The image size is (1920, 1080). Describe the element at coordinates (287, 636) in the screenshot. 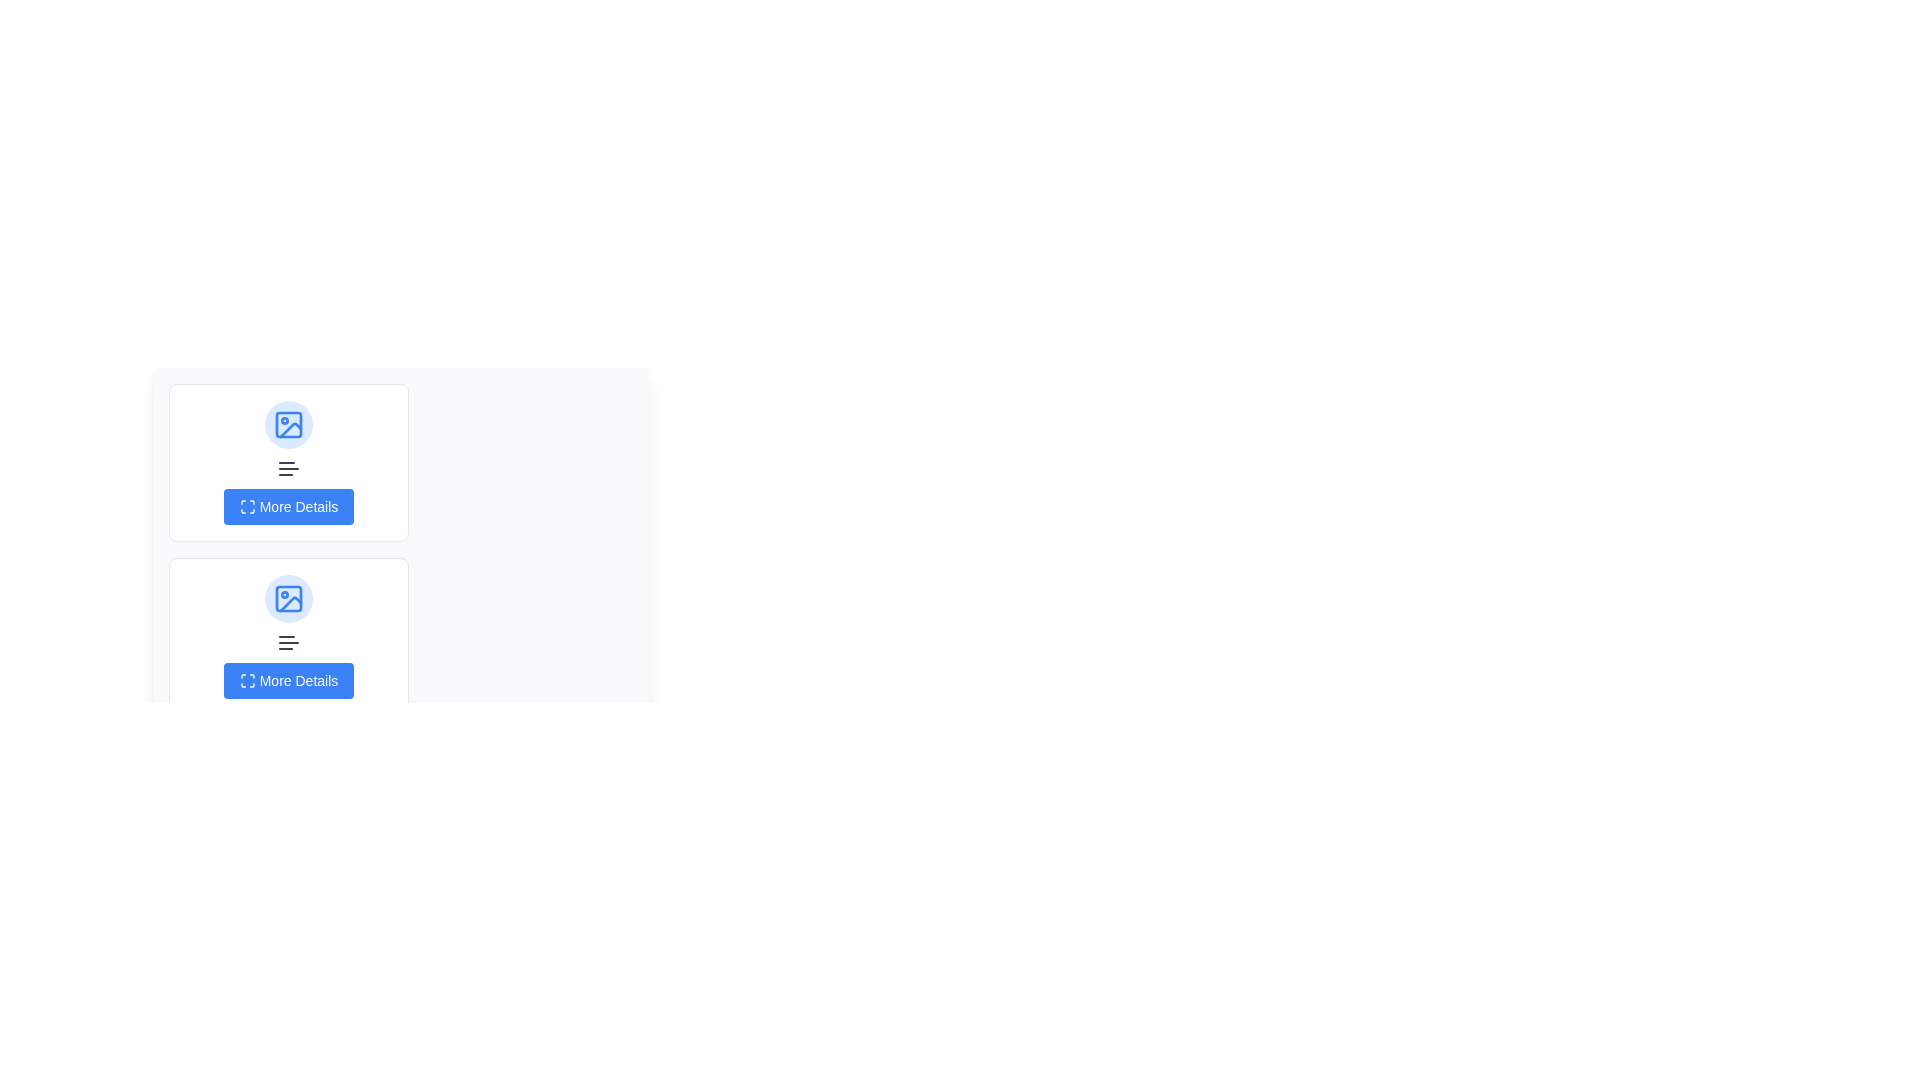

I see `the second card in a vertically aligned list, which has a white background, gray border, an icon at the top, a small textual indicator, and a button labeled 'More Details' at the bottom` at that location.